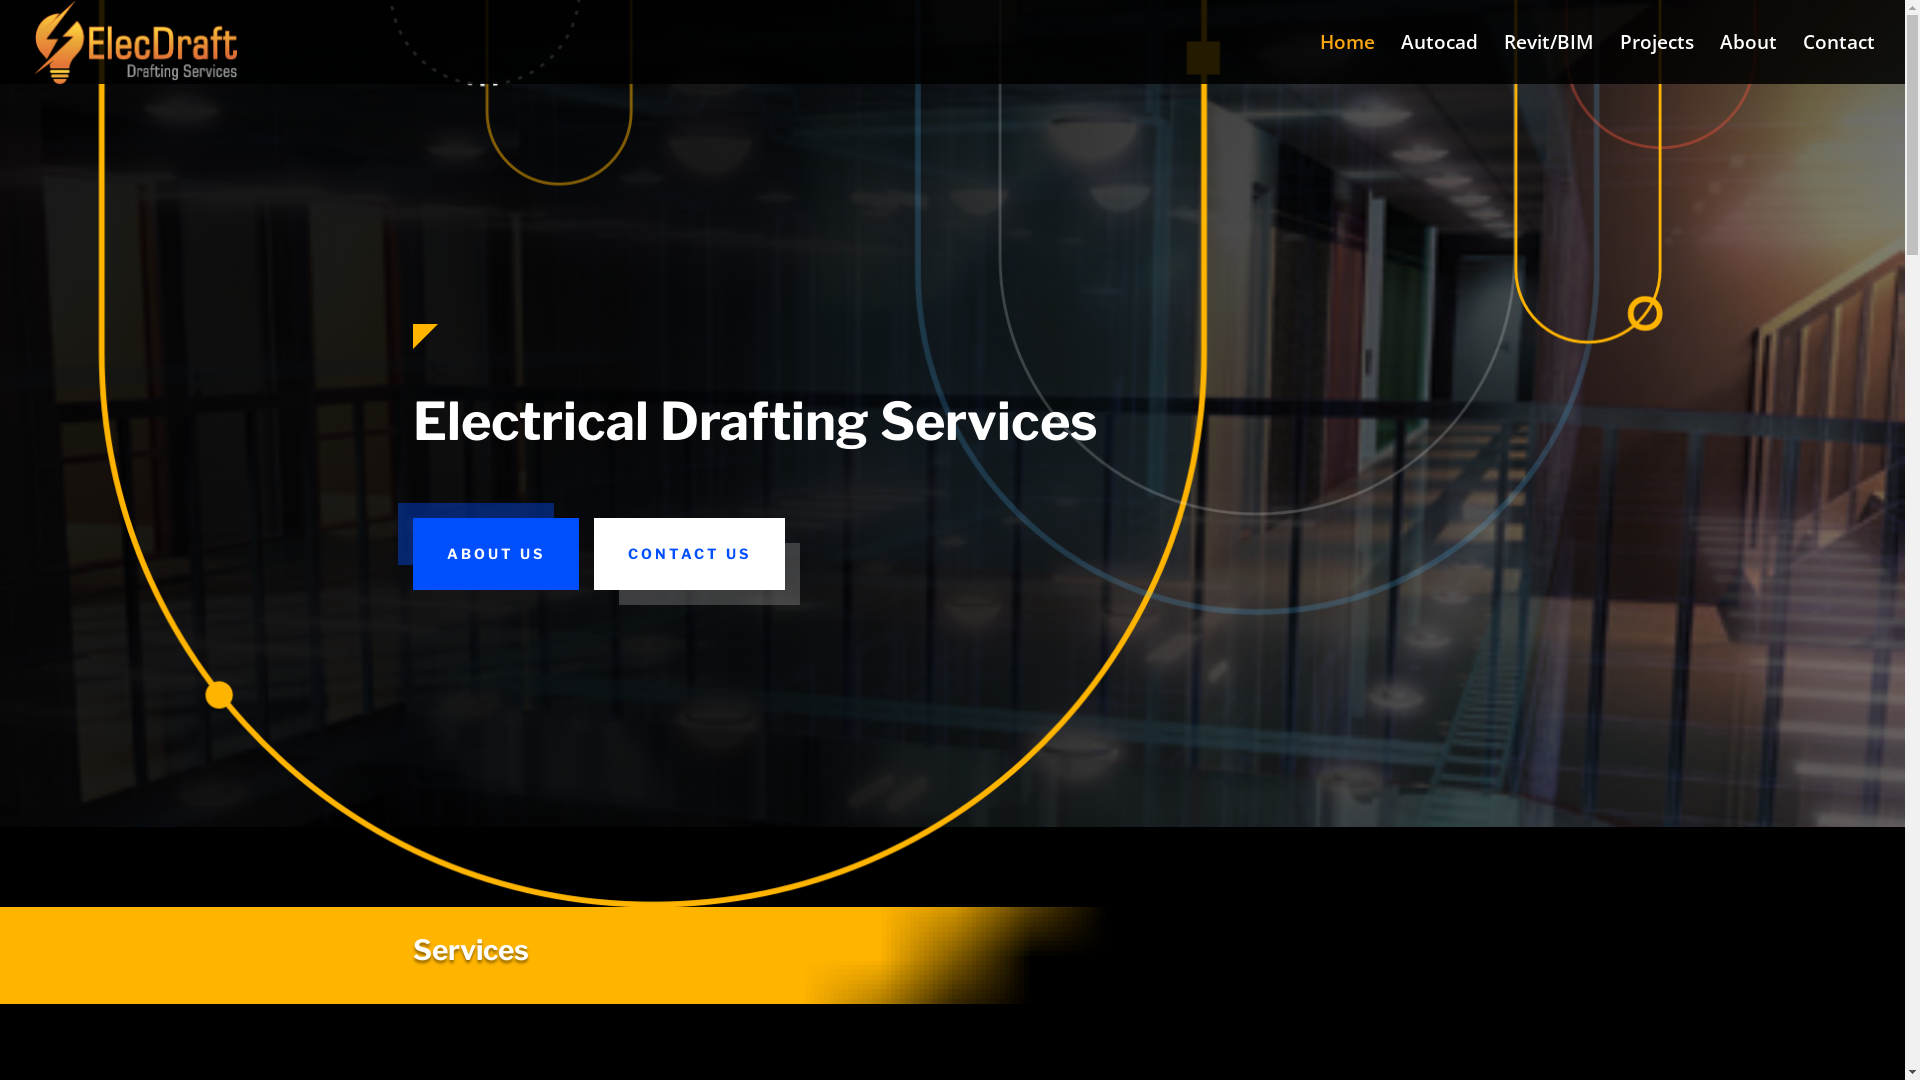 This screenshot has width=1920, height=1080. I want to click on 'Autocad', so click(1438, 58).